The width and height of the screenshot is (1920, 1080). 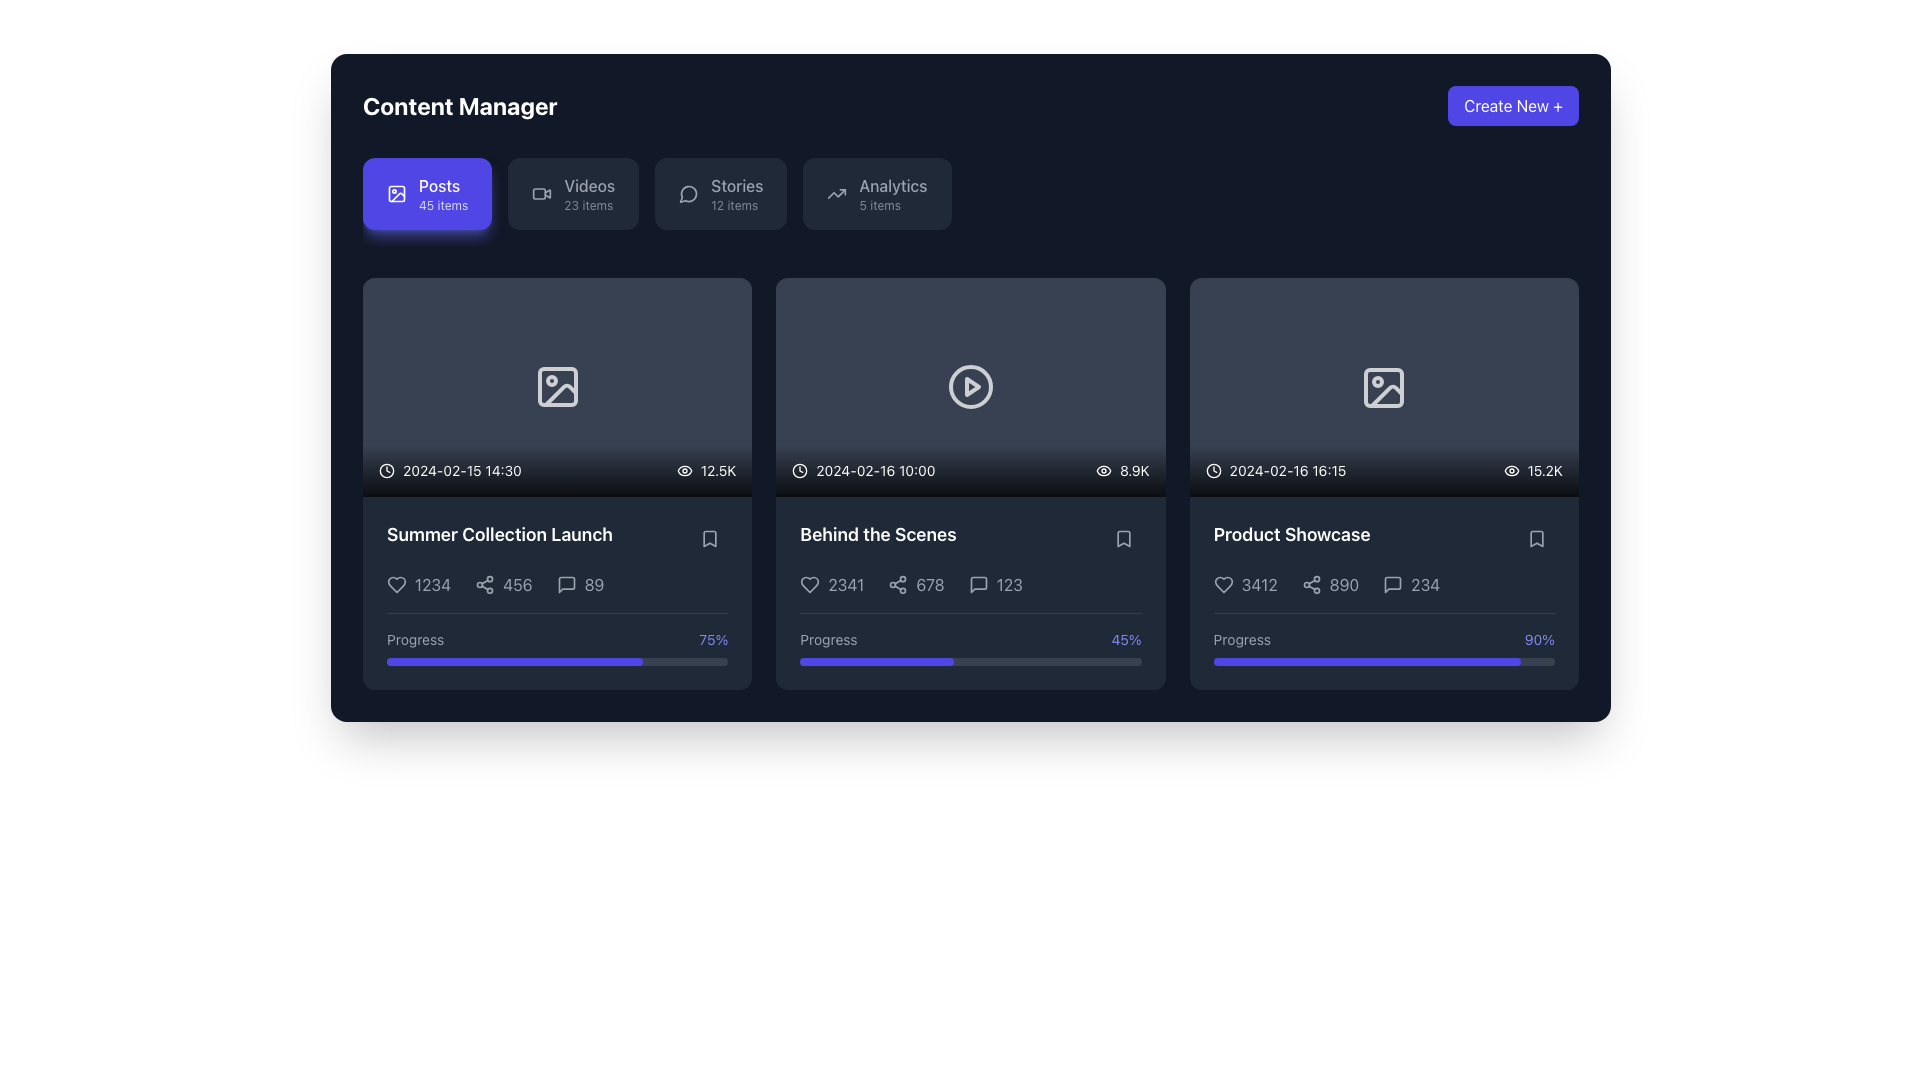 What do you see at coordinates (1275, 470) in the screenshot?
I see `the Timestamp display element located near the top of the third card in the Content Manager interface` at bounding box center [1275, 470].